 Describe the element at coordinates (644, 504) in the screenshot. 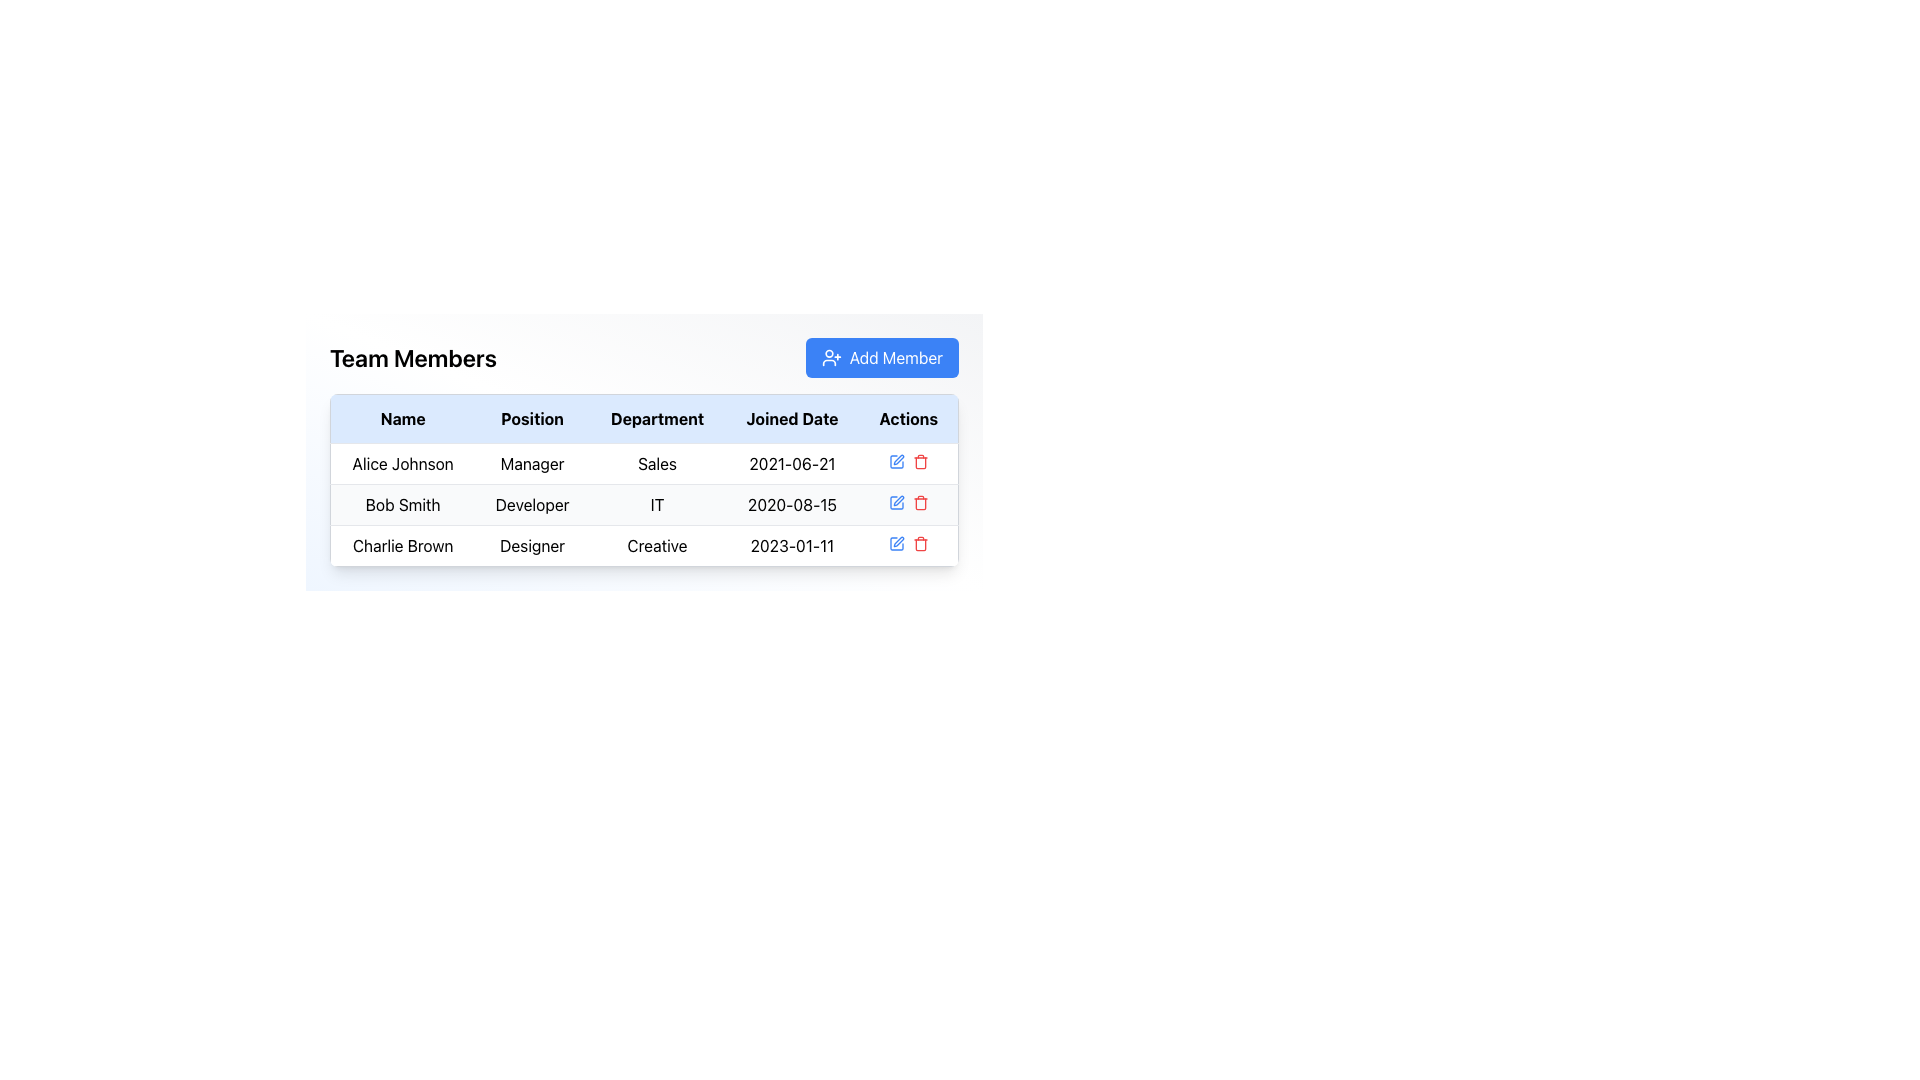

I see `the text 'Bob Smith Developer IT 2020-08-15' in the second row of the table` at that location.